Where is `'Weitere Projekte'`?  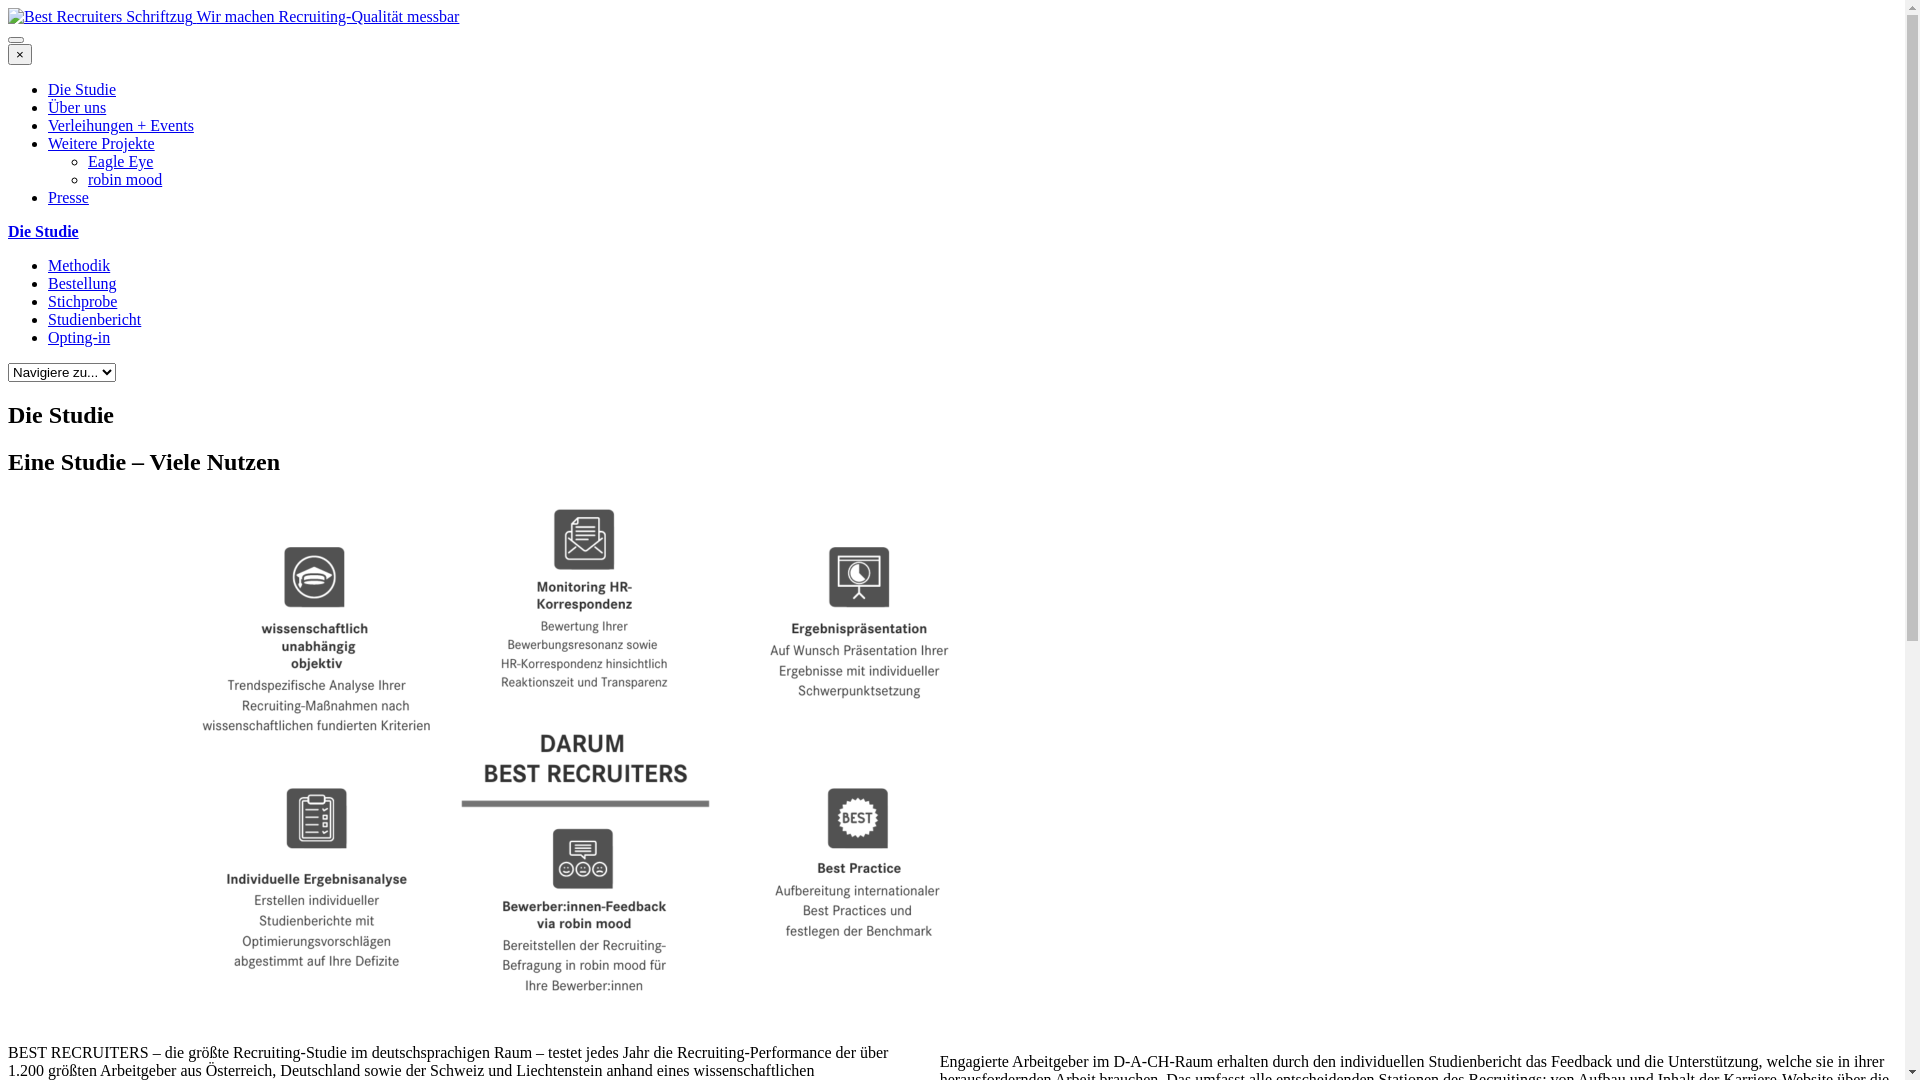
'Weitere Projekte' is located at coordinates (100, 142).